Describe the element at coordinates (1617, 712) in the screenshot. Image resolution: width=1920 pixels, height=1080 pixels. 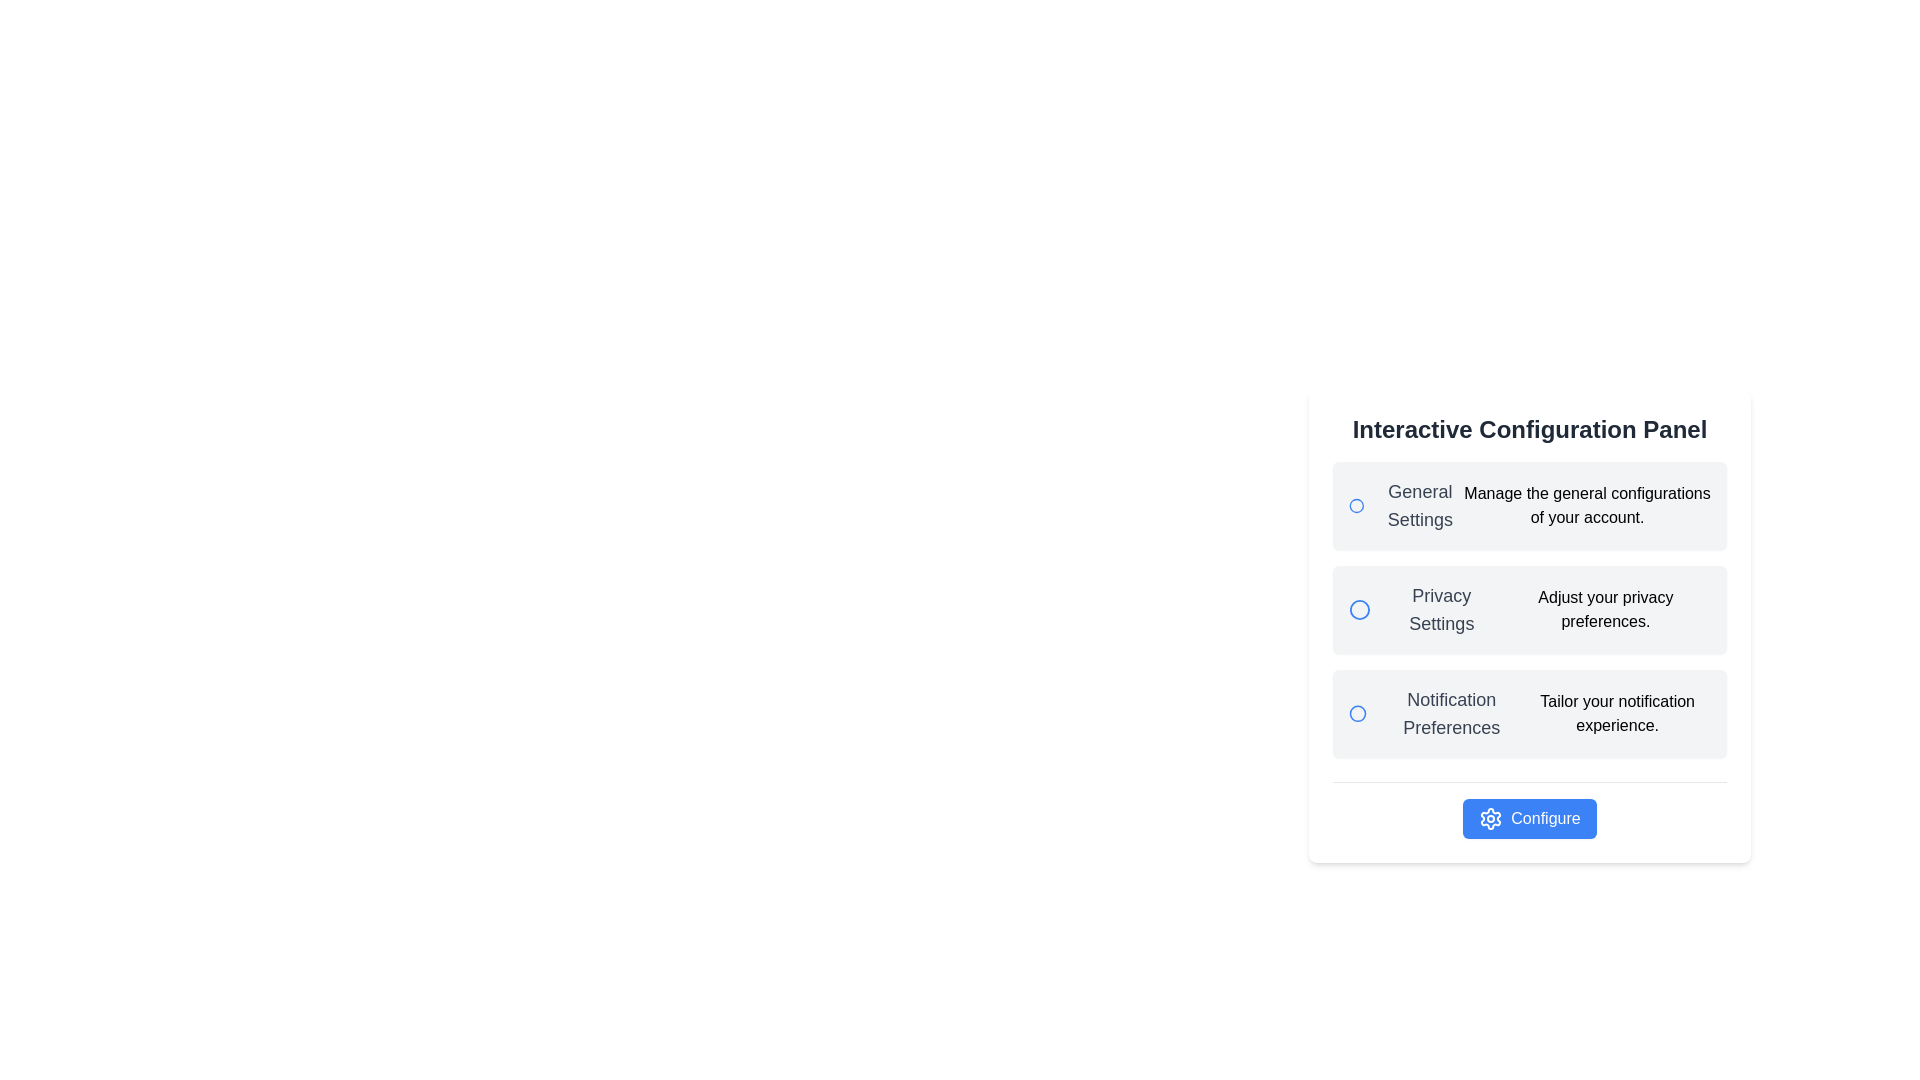
I see `the Text Label that provides information about the 'Notification Preferences' section, located in the third section of the 'Interactive Configuration Panel'` at that location.